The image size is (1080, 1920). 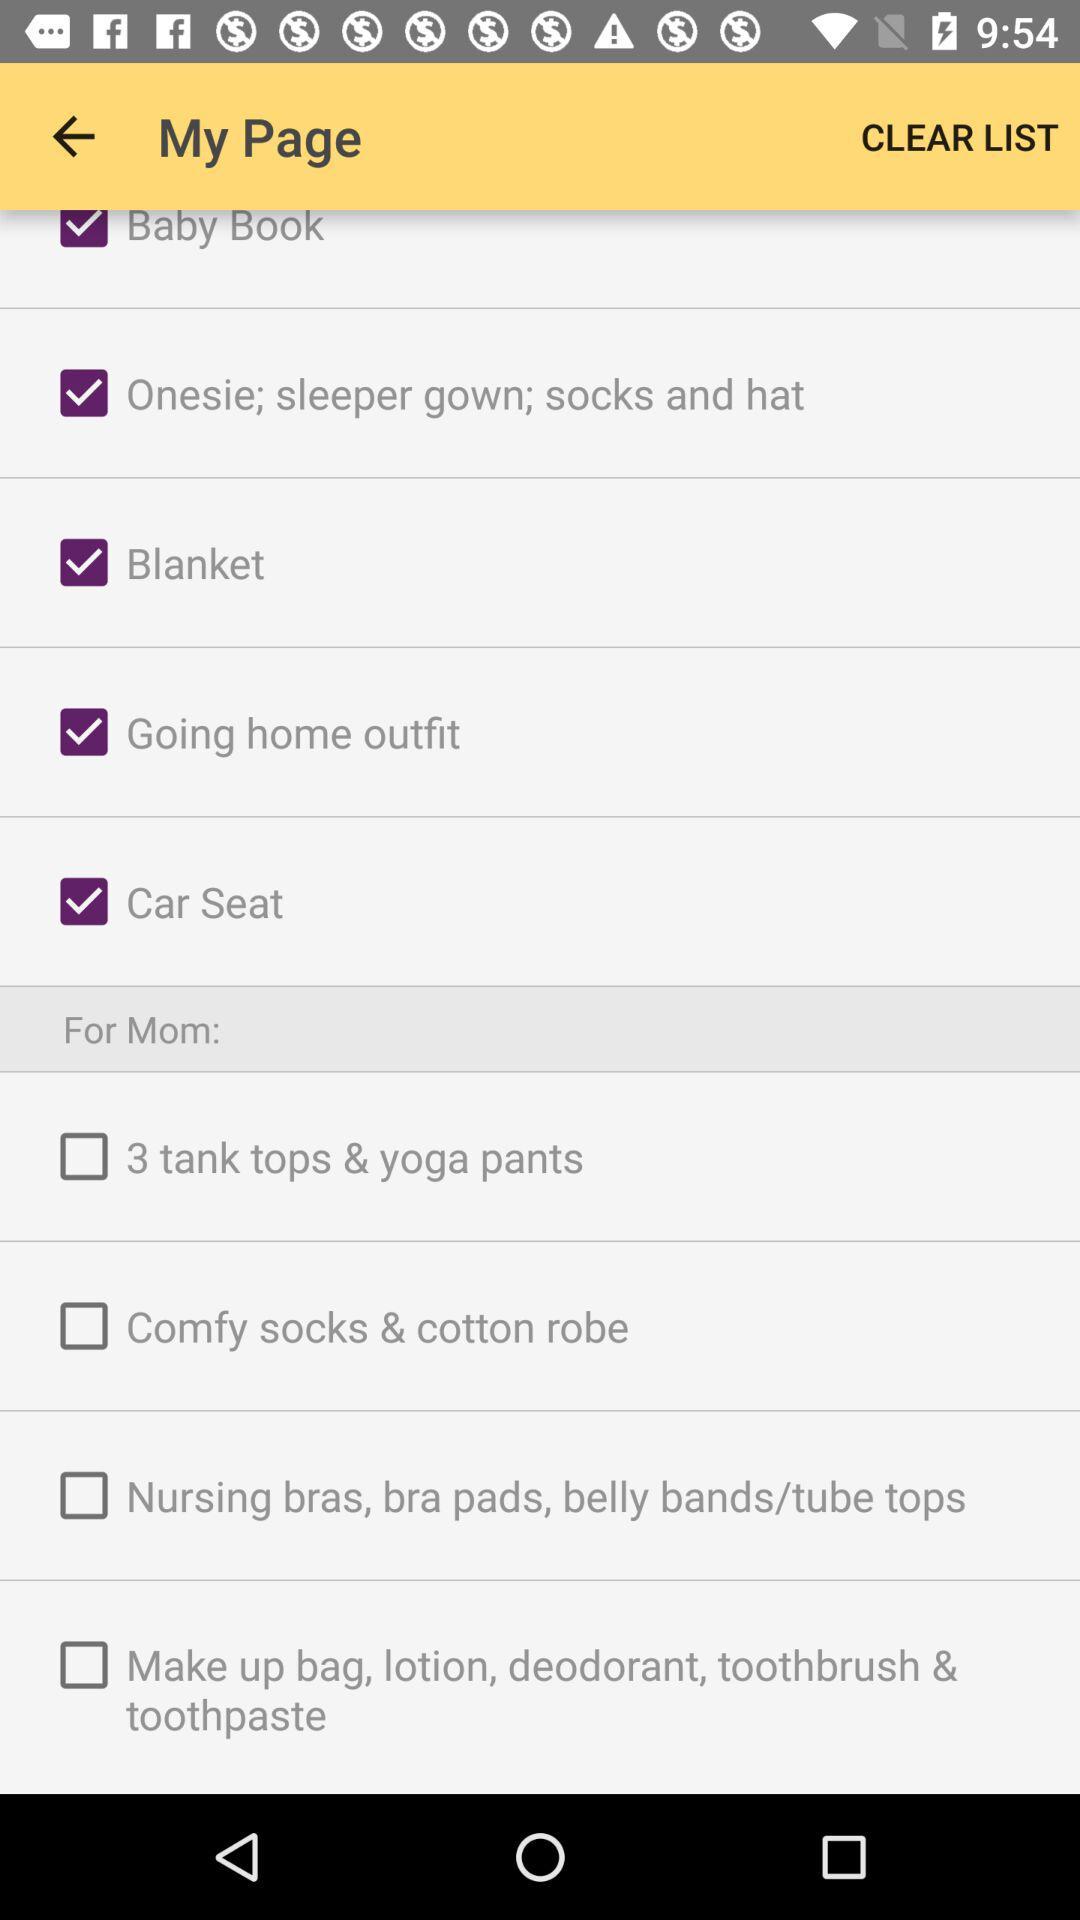 What do you see at coordinates (959, 135) in the screenshot?
I see `the item next to the my page` at bounding box center [959, 135].